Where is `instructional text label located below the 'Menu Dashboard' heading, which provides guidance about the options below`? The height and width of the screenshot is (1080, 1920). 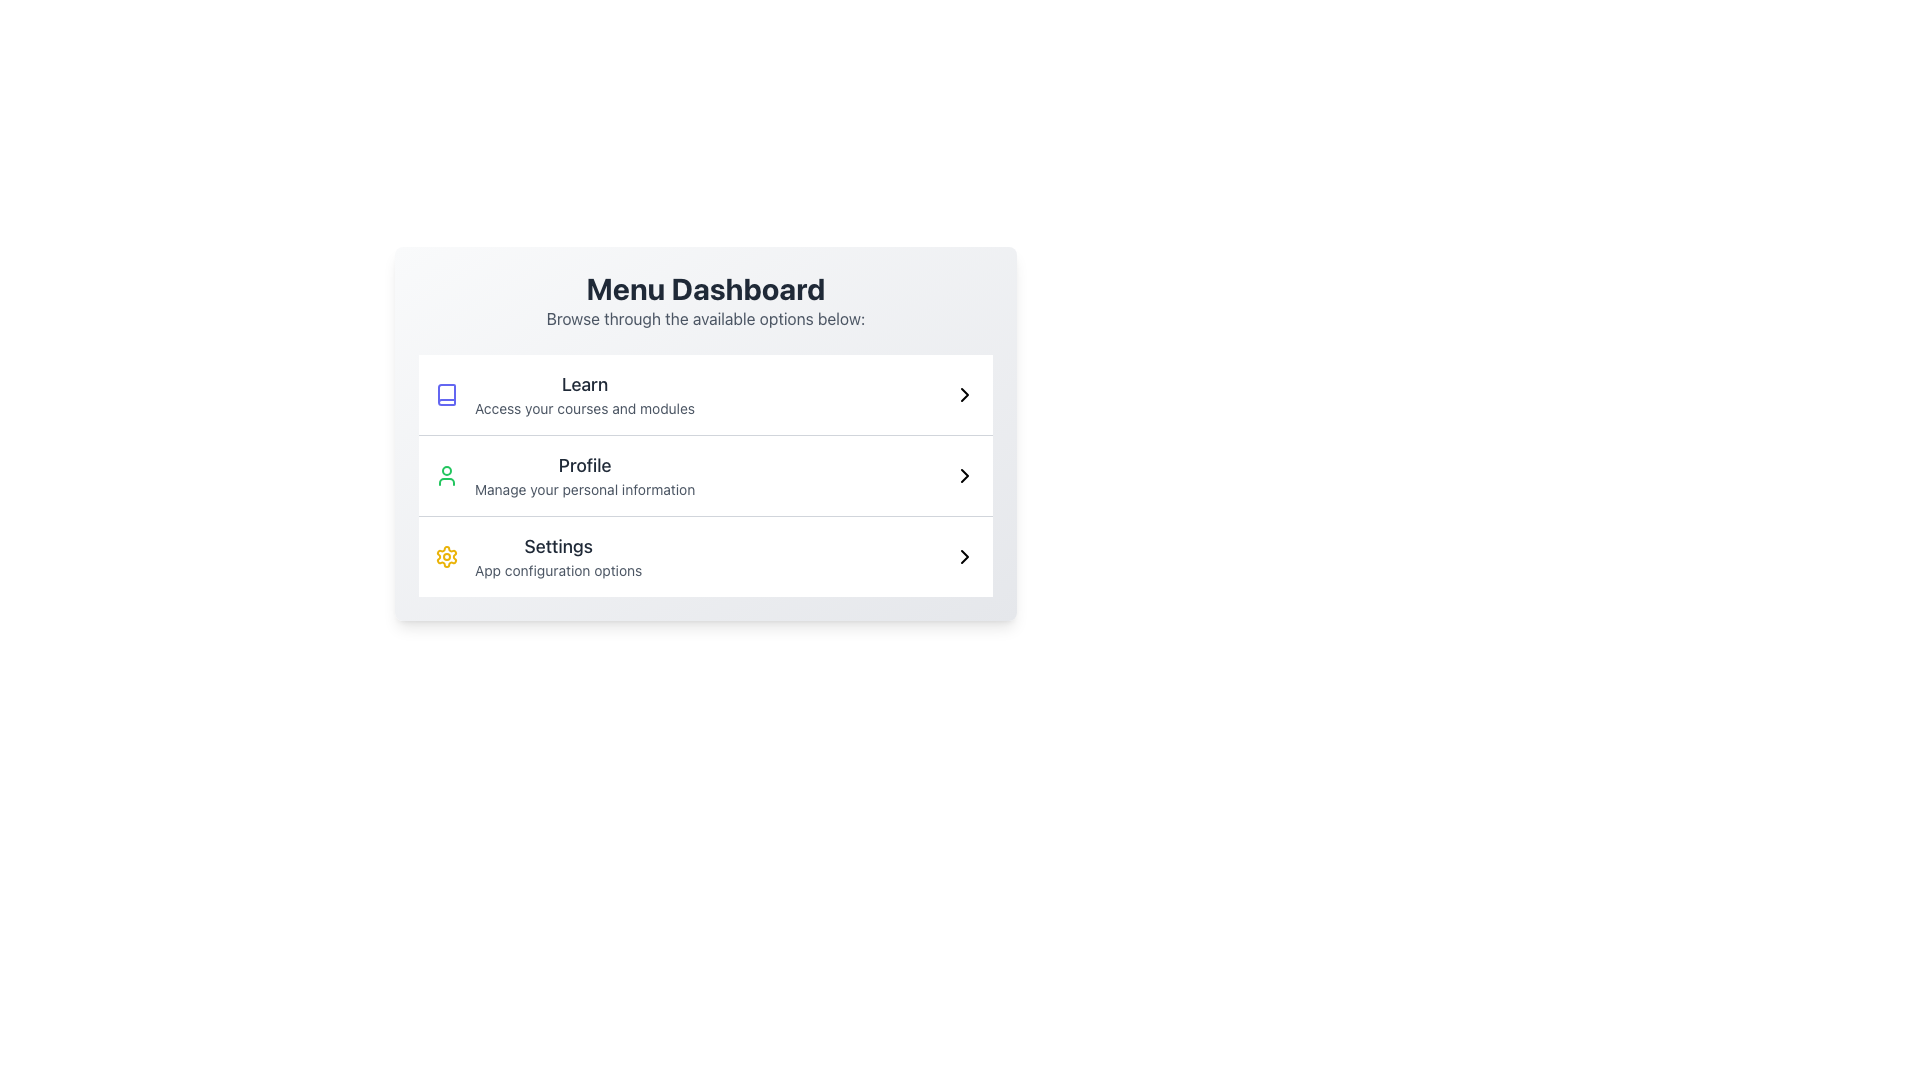
instructional text label located below the 'Menu Dashboard' heading, which provides guidance about the options below is located at coordinates (705, 318).